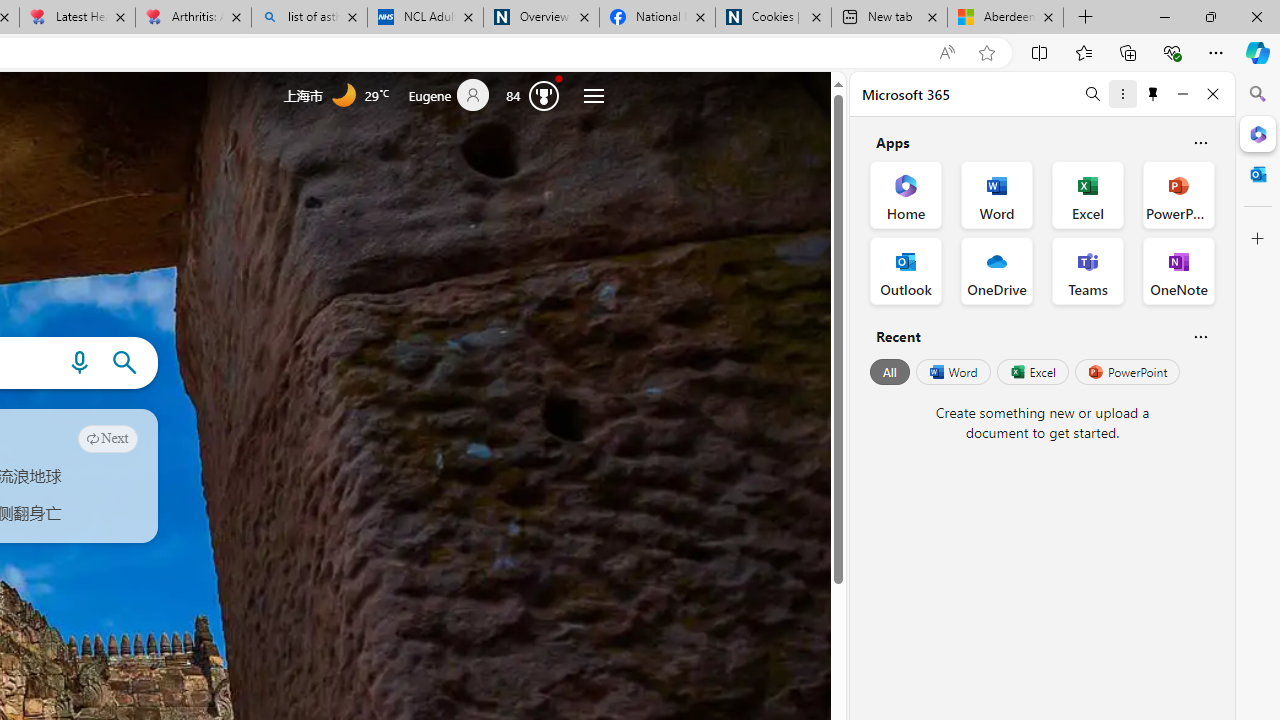 The height and width of the screenshot is (720, 1280). I want to click on 'AutomationID: rh_meter', so click(544, 95).